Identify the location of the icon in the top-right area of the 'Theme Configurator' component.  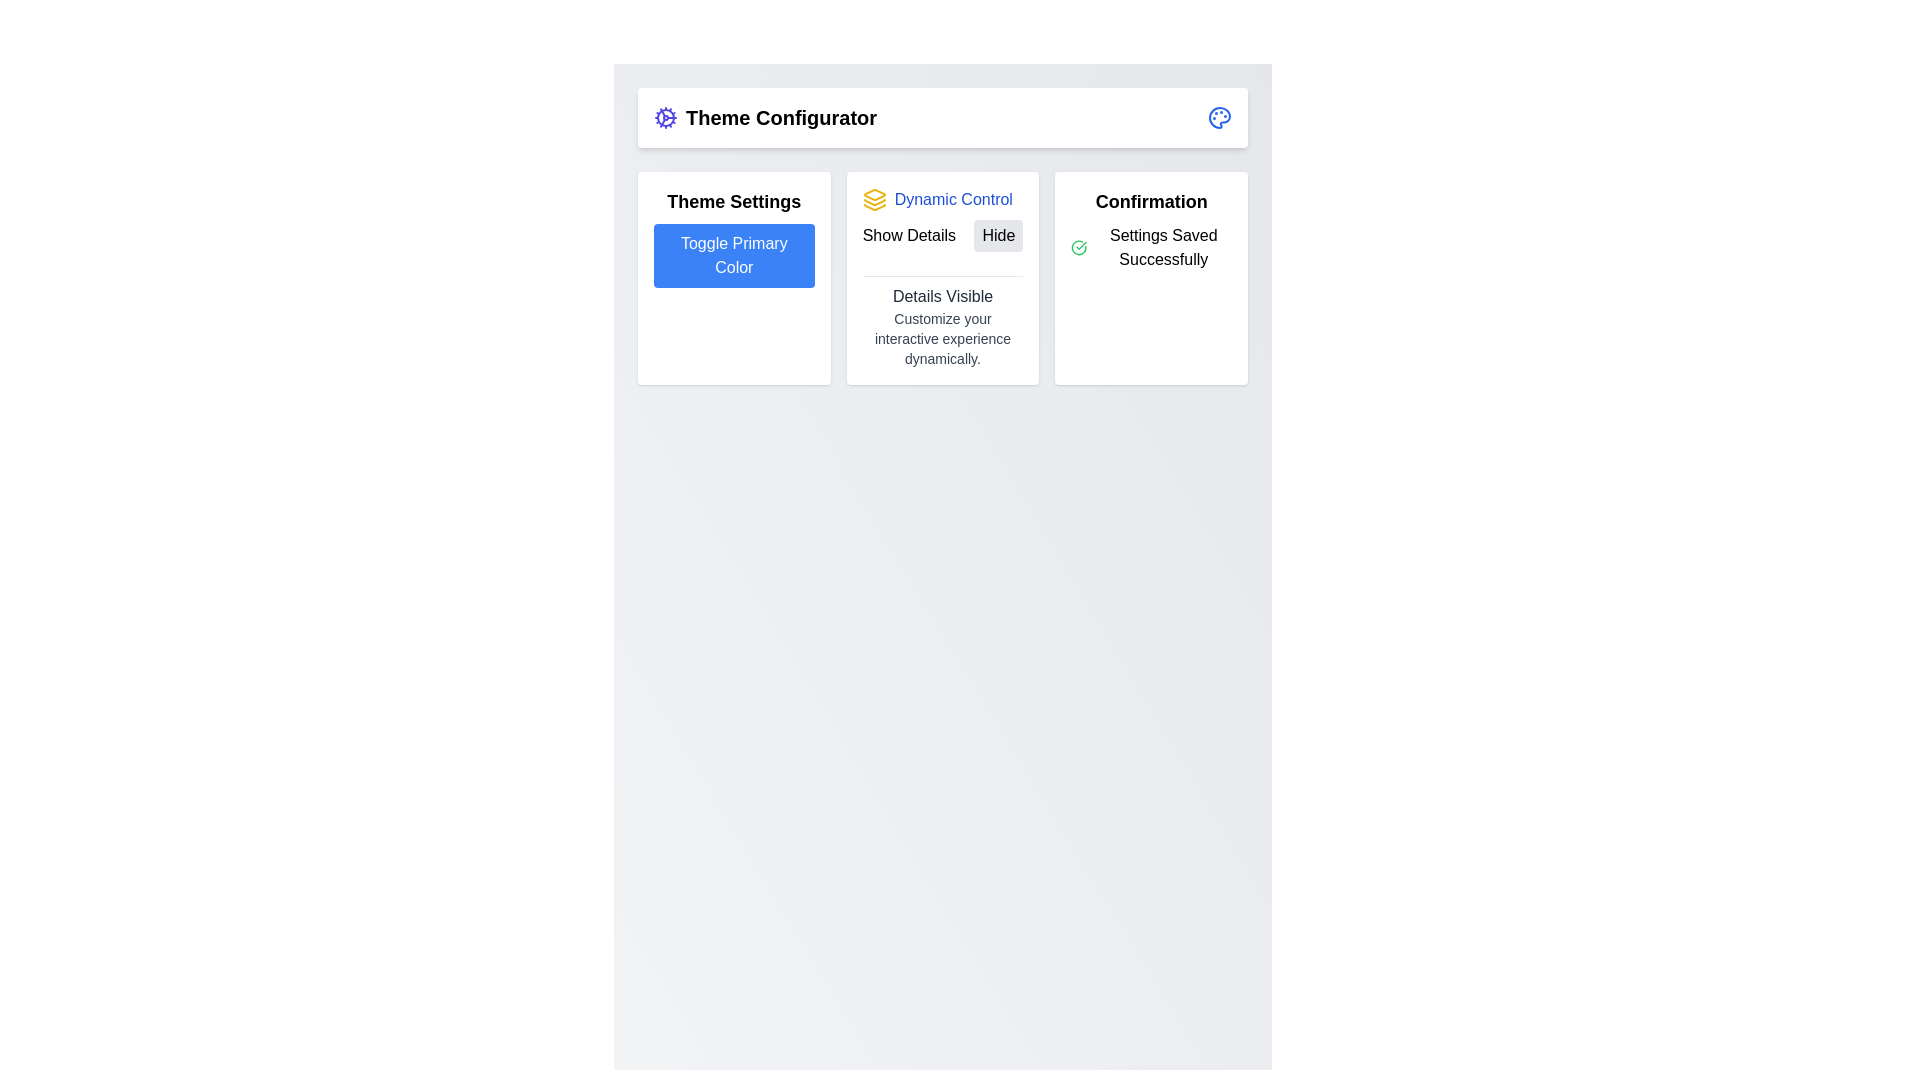
(1218, 118).